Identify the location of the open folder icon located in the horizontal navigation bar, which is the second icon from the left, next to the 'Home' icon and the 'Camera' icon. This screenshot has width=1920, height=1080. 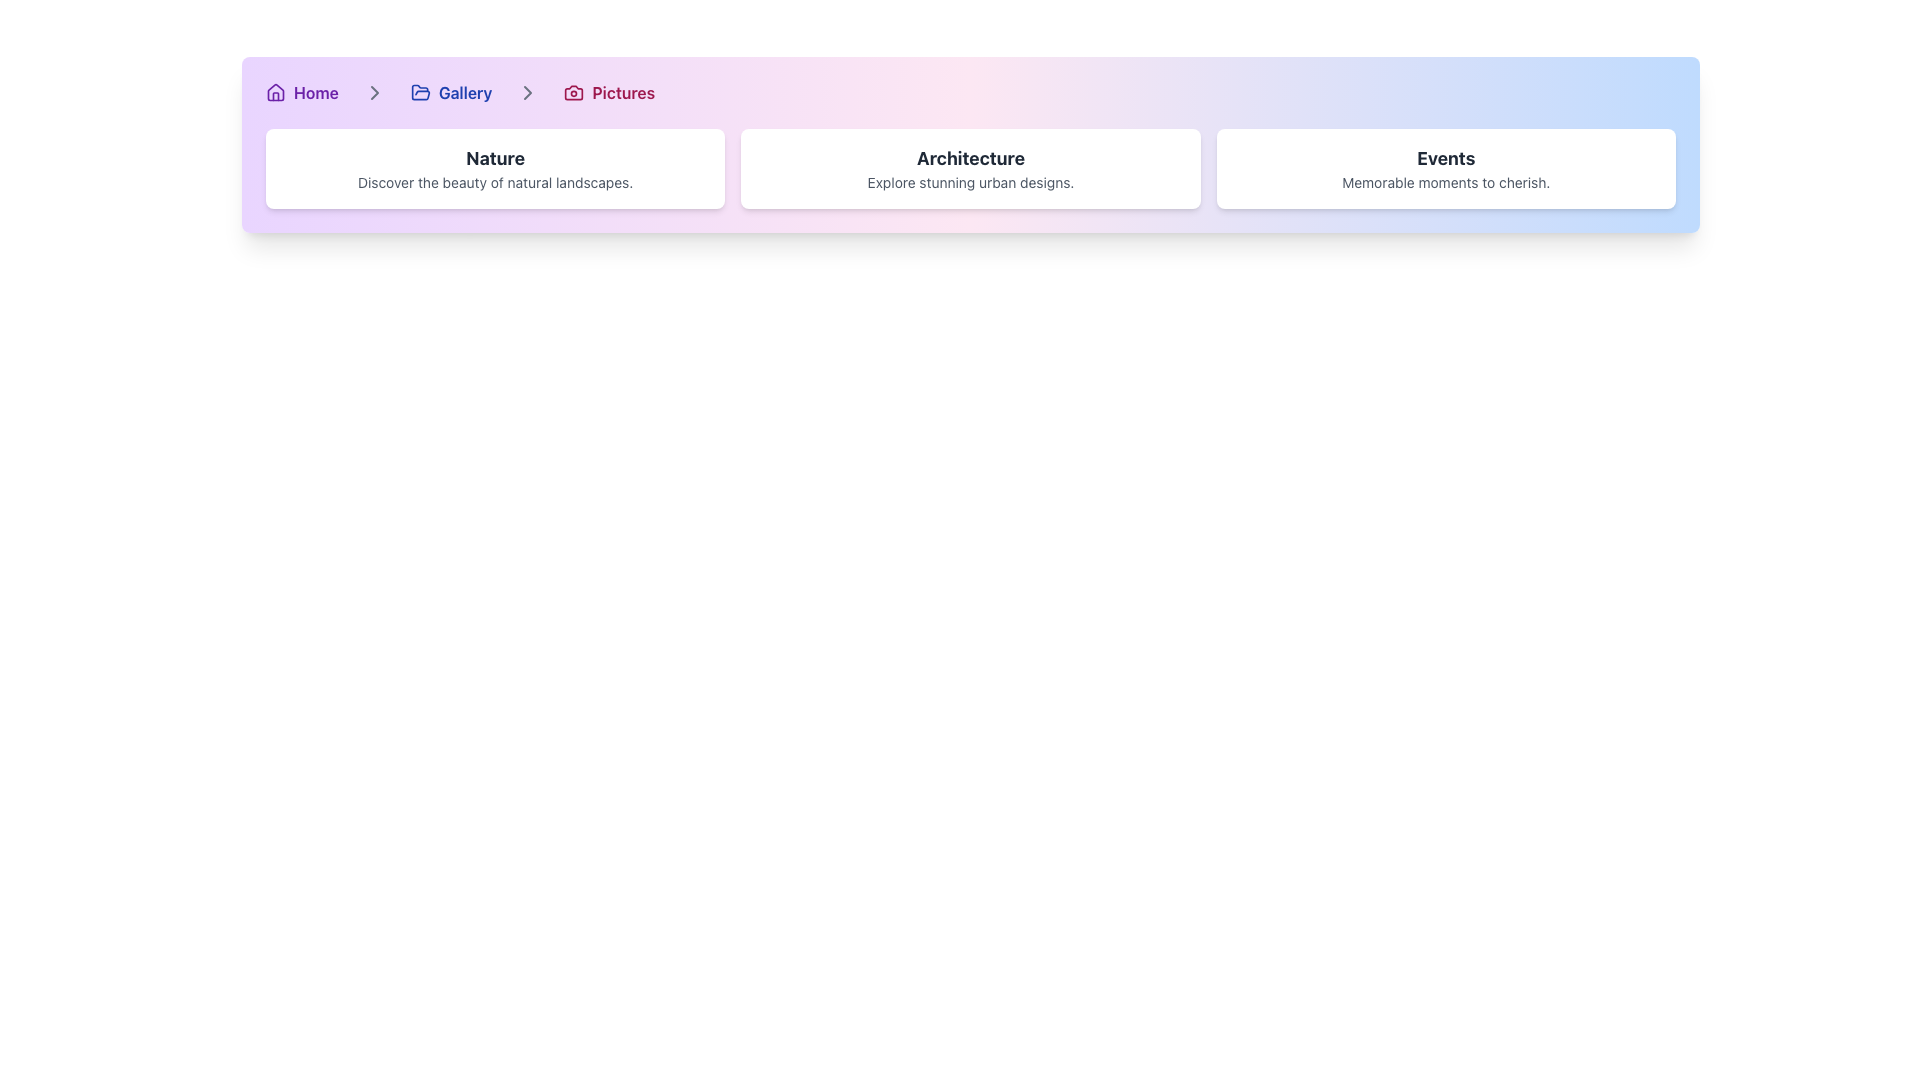
(419, 92).